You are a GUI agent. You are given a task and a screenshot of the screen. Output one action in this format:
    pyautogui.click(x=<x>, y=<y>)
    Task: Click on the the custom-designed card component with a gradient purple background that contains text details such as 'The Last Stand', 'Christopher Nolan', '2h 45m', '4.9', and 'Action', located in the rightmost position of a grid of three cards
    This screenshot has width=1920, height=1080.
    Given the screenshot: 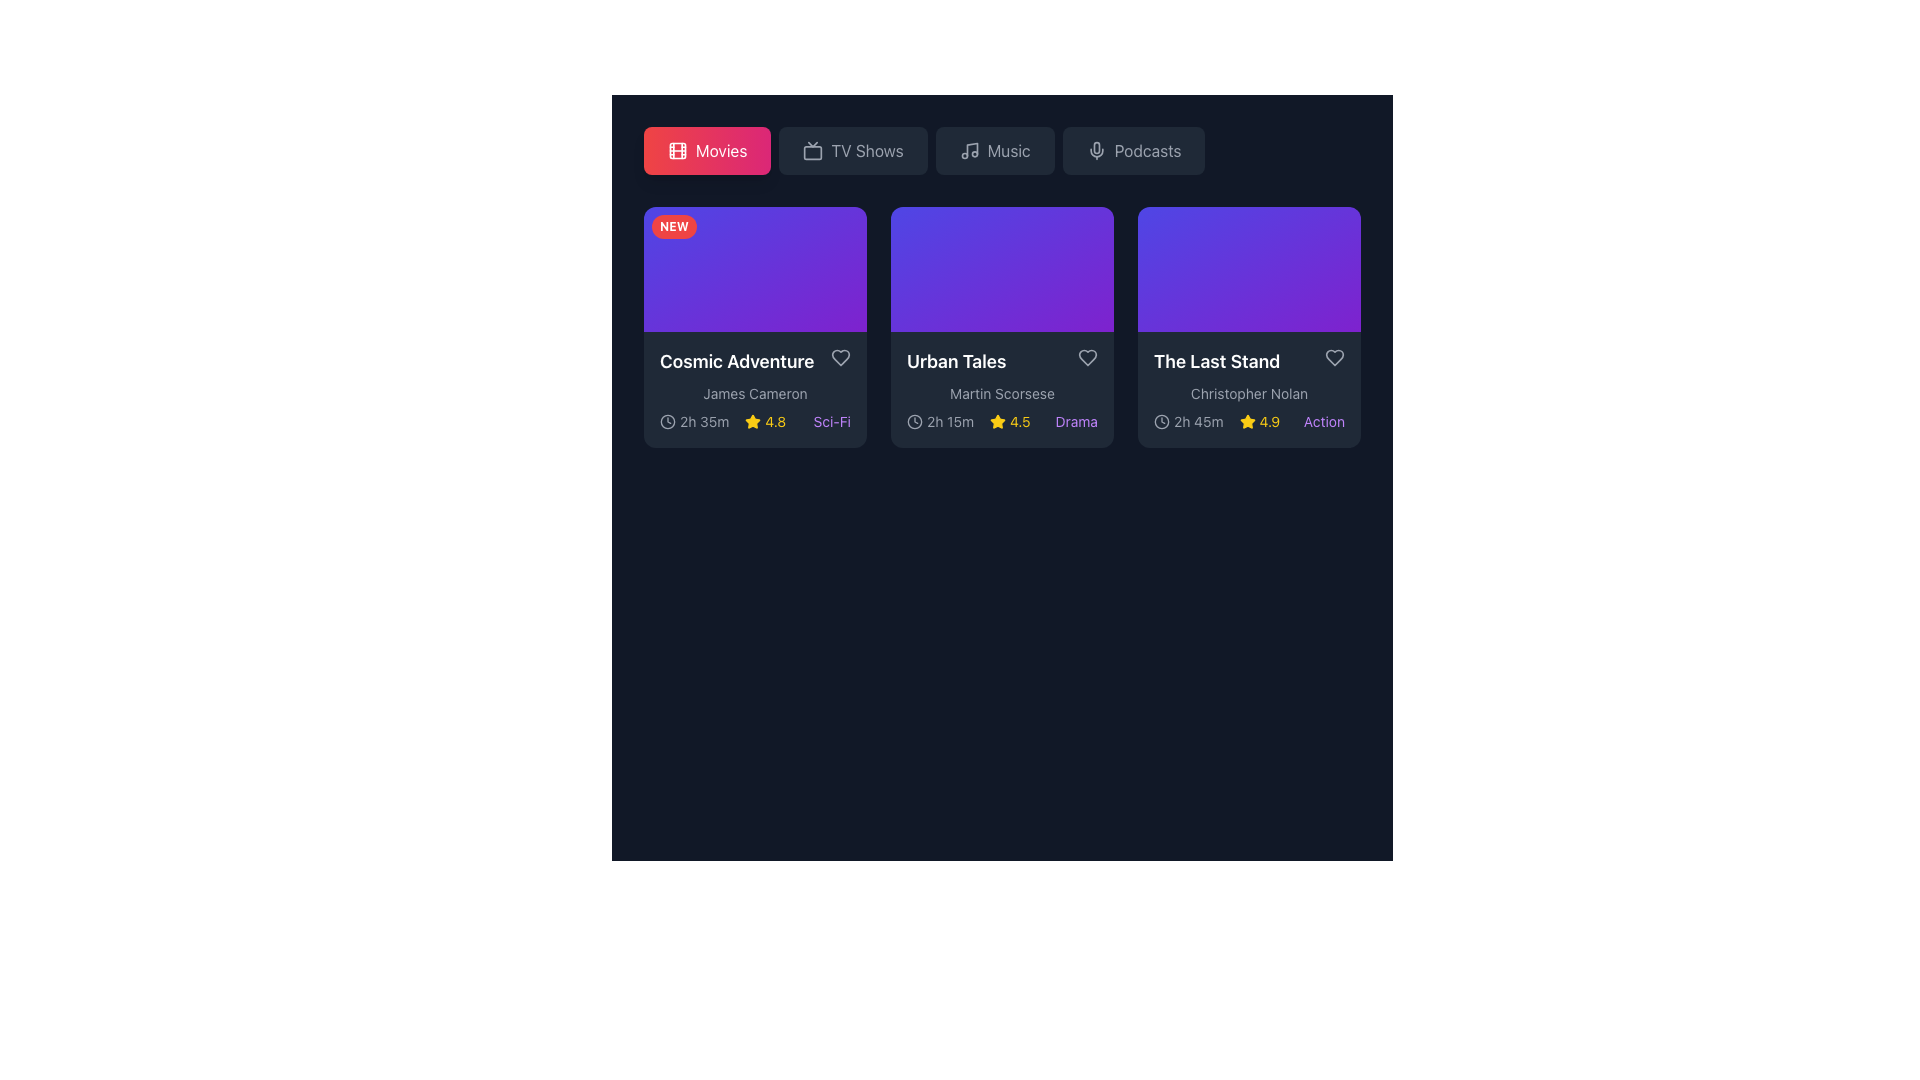 What is the action you would take?
    pyautogui.click(x=1248, y=326)
    